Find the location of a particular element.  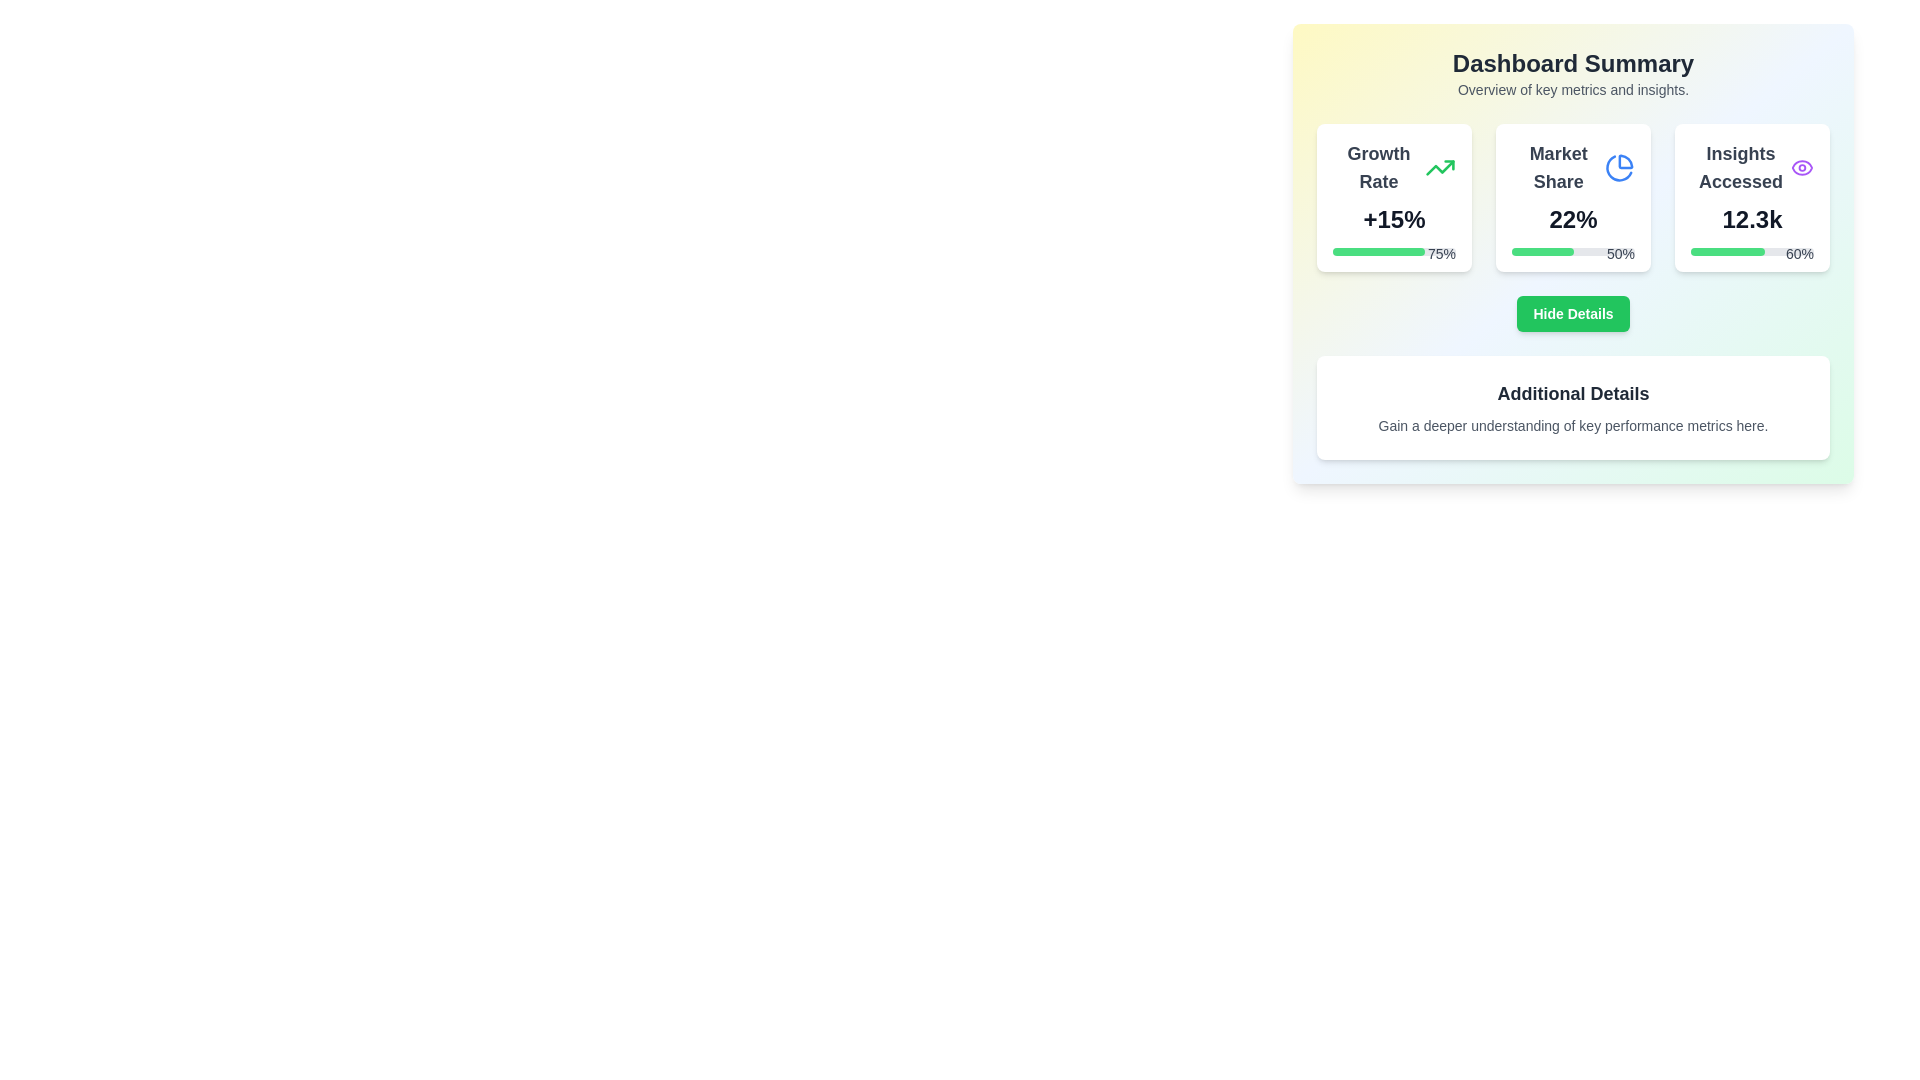

the text label displaying 'Dashboard Summary' which is prominently positioned at the top of its section is located at coordinates (1572, 63).